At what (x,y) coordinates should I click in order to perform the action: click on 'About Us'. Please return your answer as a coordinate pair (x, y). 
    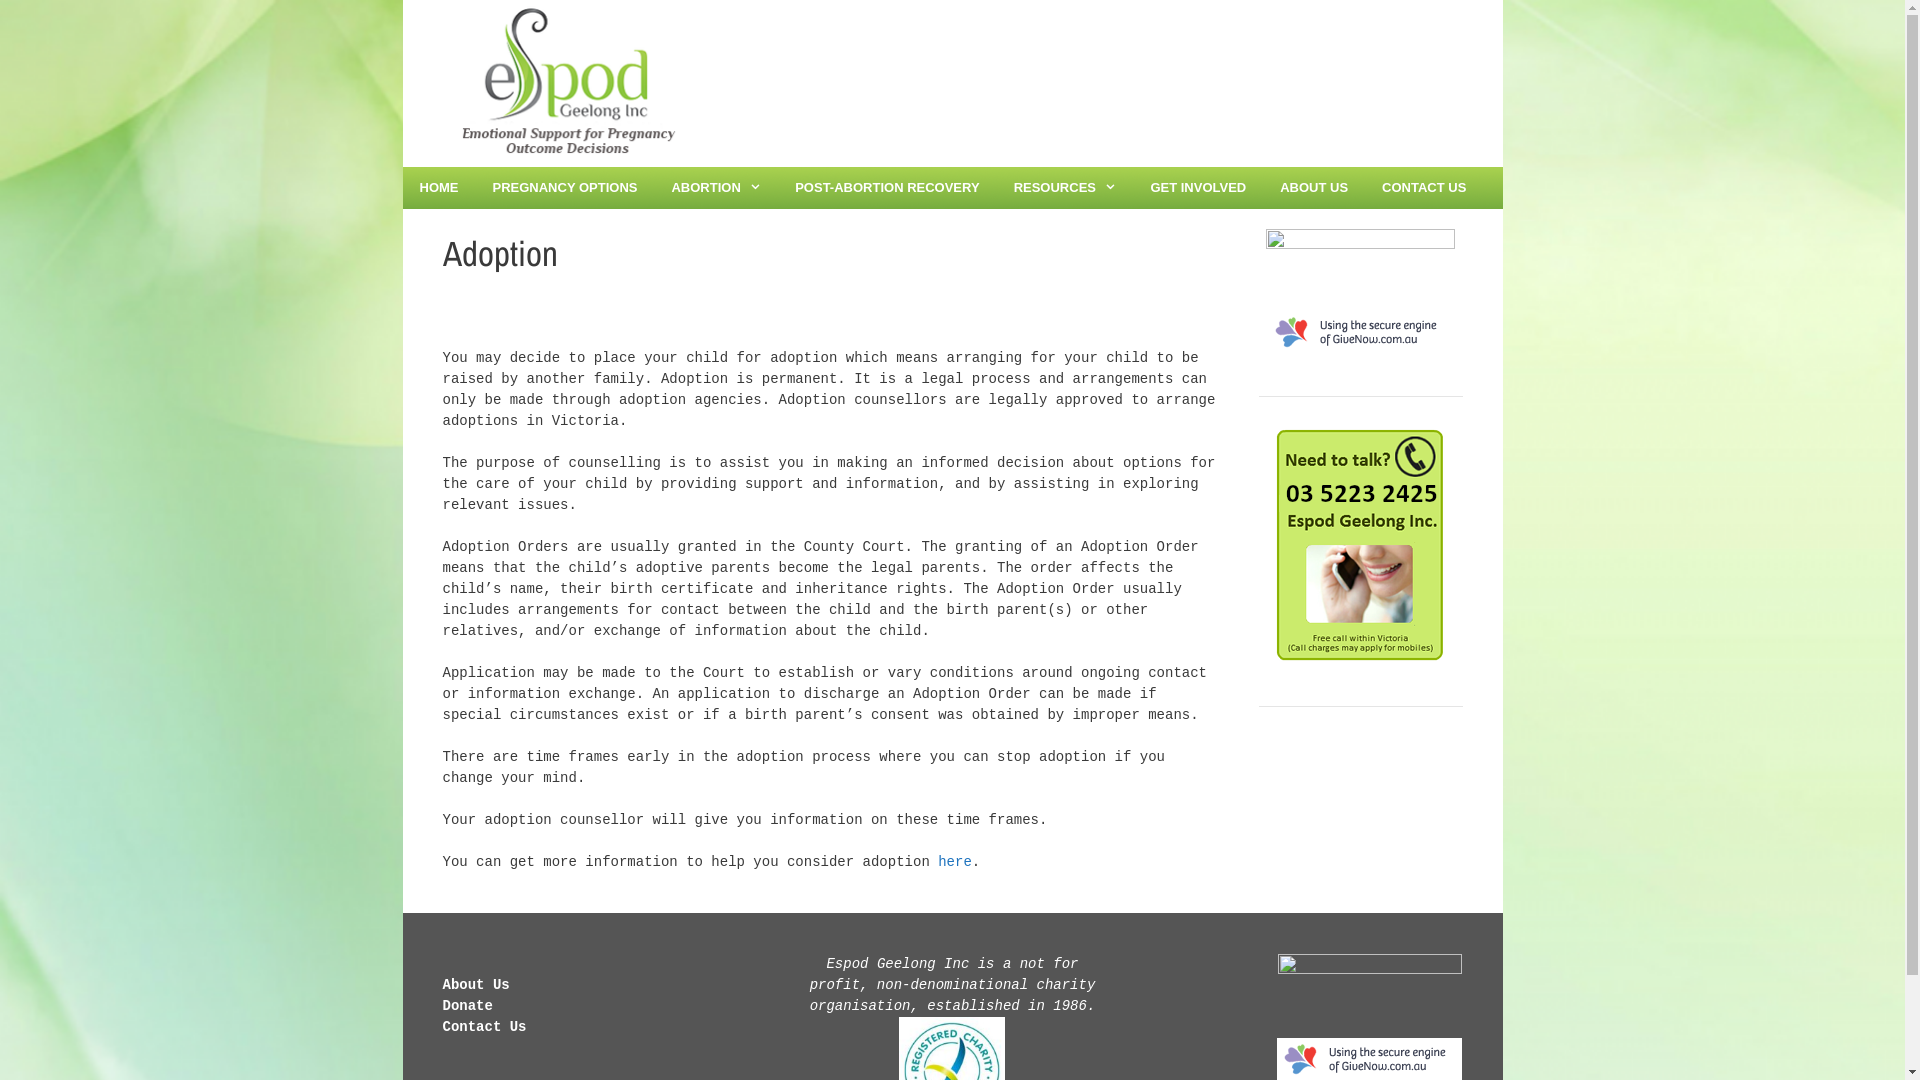
    Looking at the image, I should click on (474, 983).